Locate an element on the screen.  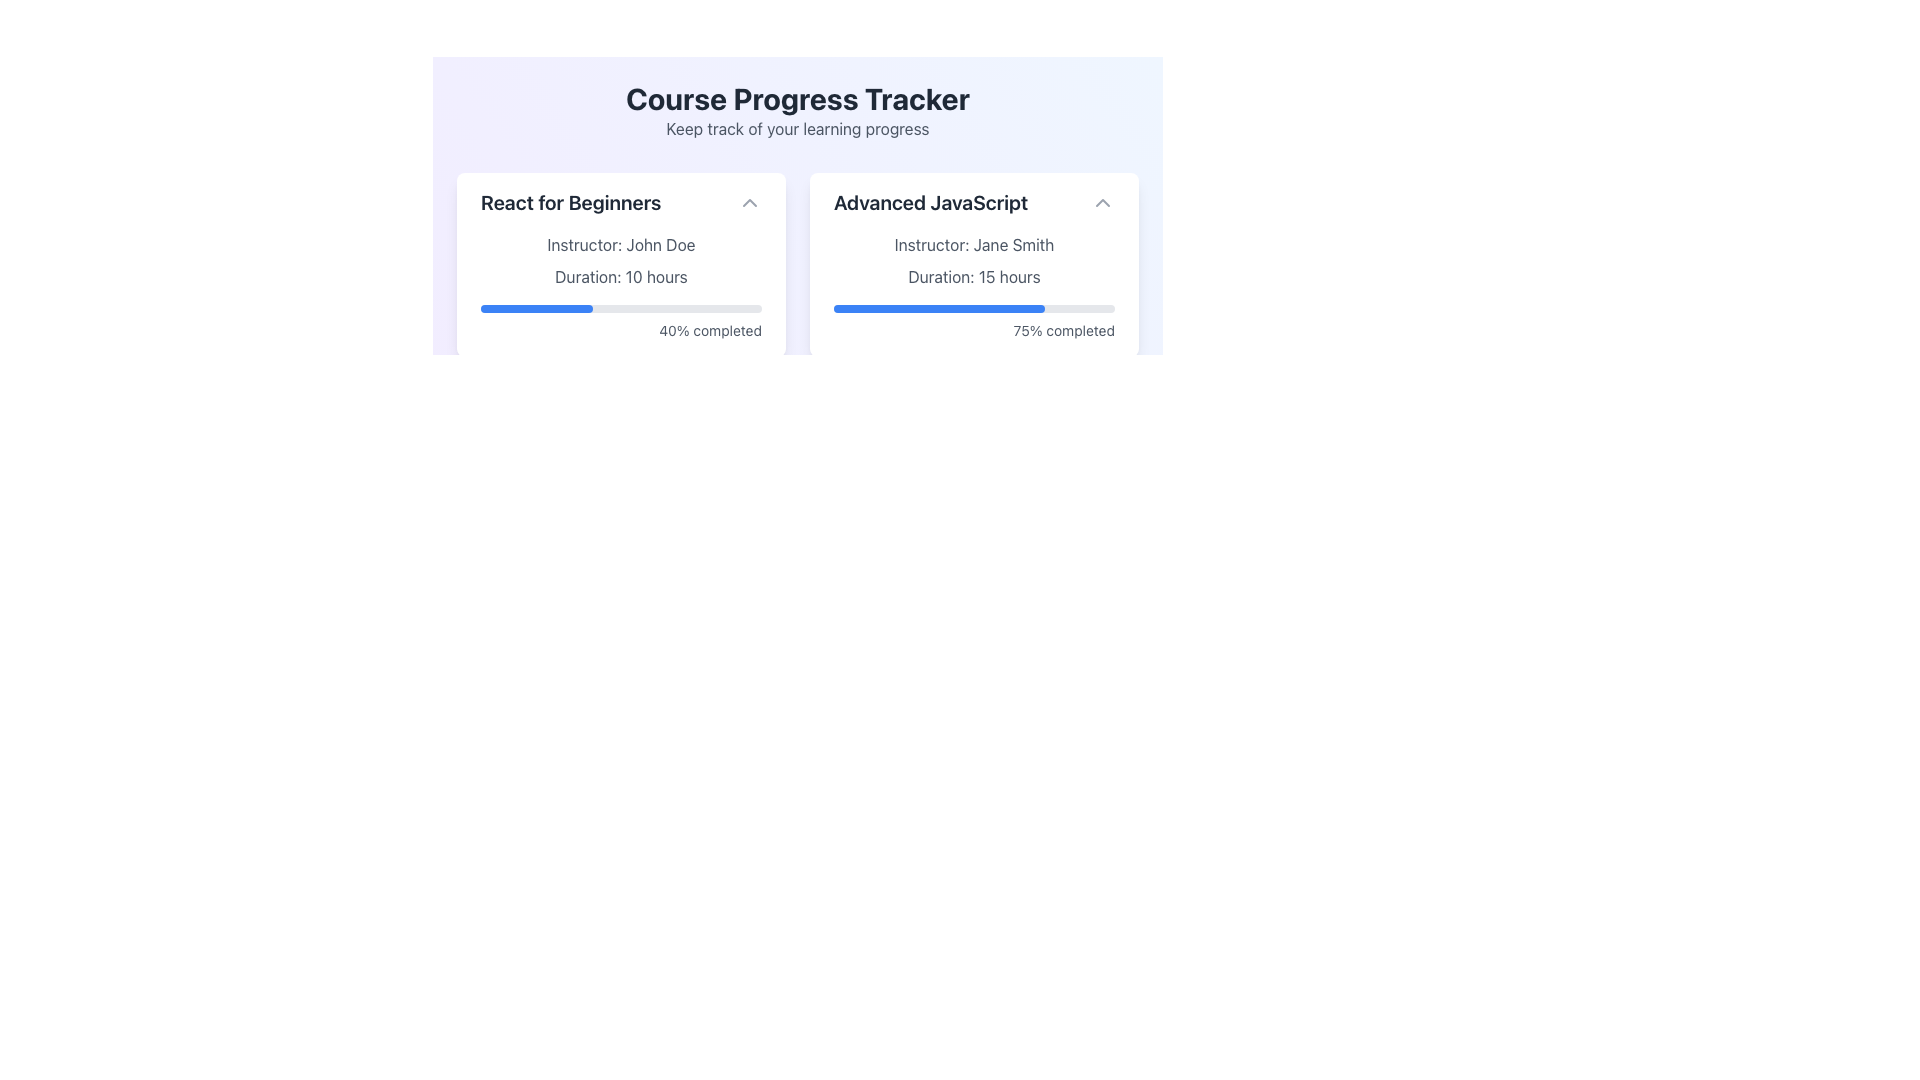
the progress visually by interacting with the progress bar located near the bottom of the 'React for Beginners' section, directly above the '40% completed' text is located at coordinates (620, 308).